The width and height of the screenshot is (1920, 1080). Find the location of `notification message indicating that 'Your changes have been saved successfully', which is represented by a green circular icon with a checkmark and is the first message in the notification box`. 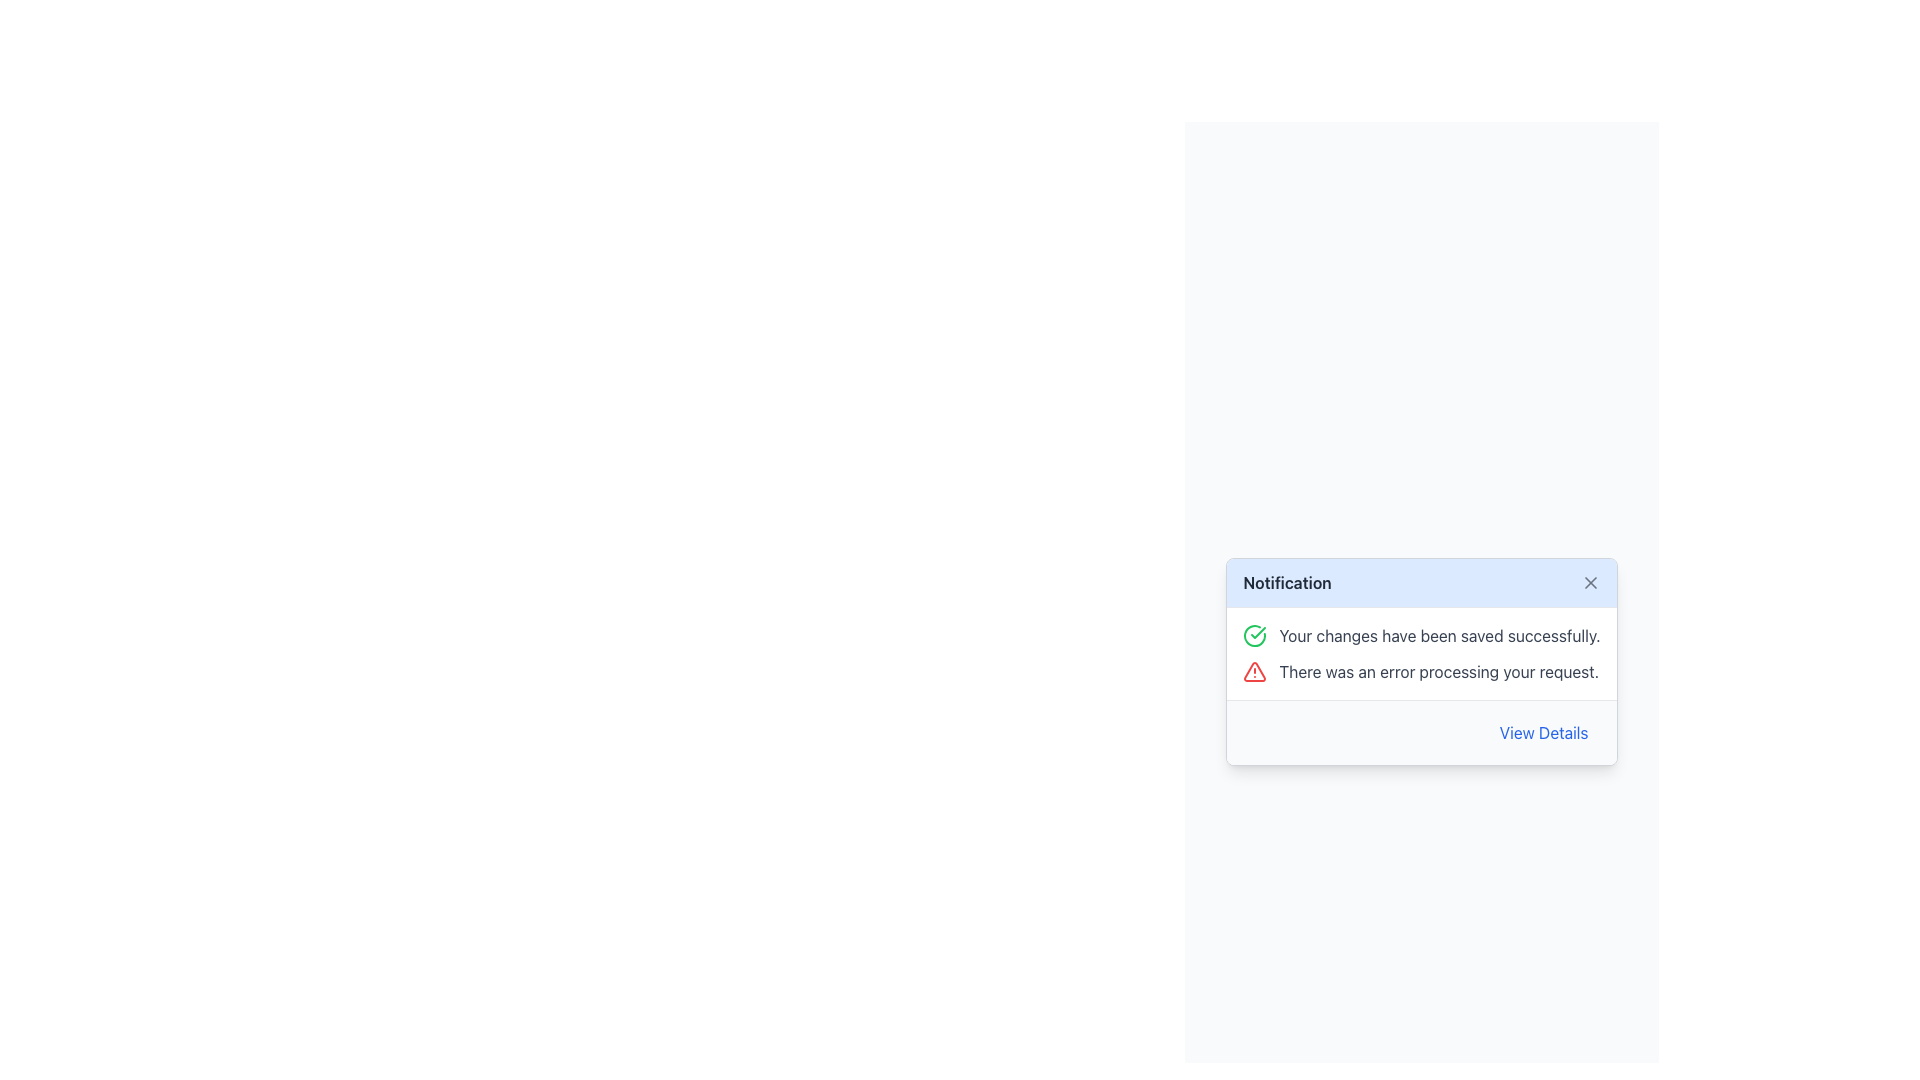

notification message indicating that 'Your changes have been saved successfully', which is represented by a green circular icon with a checkmark and is the first message in the notification box is located at coordinates (1420, 636).